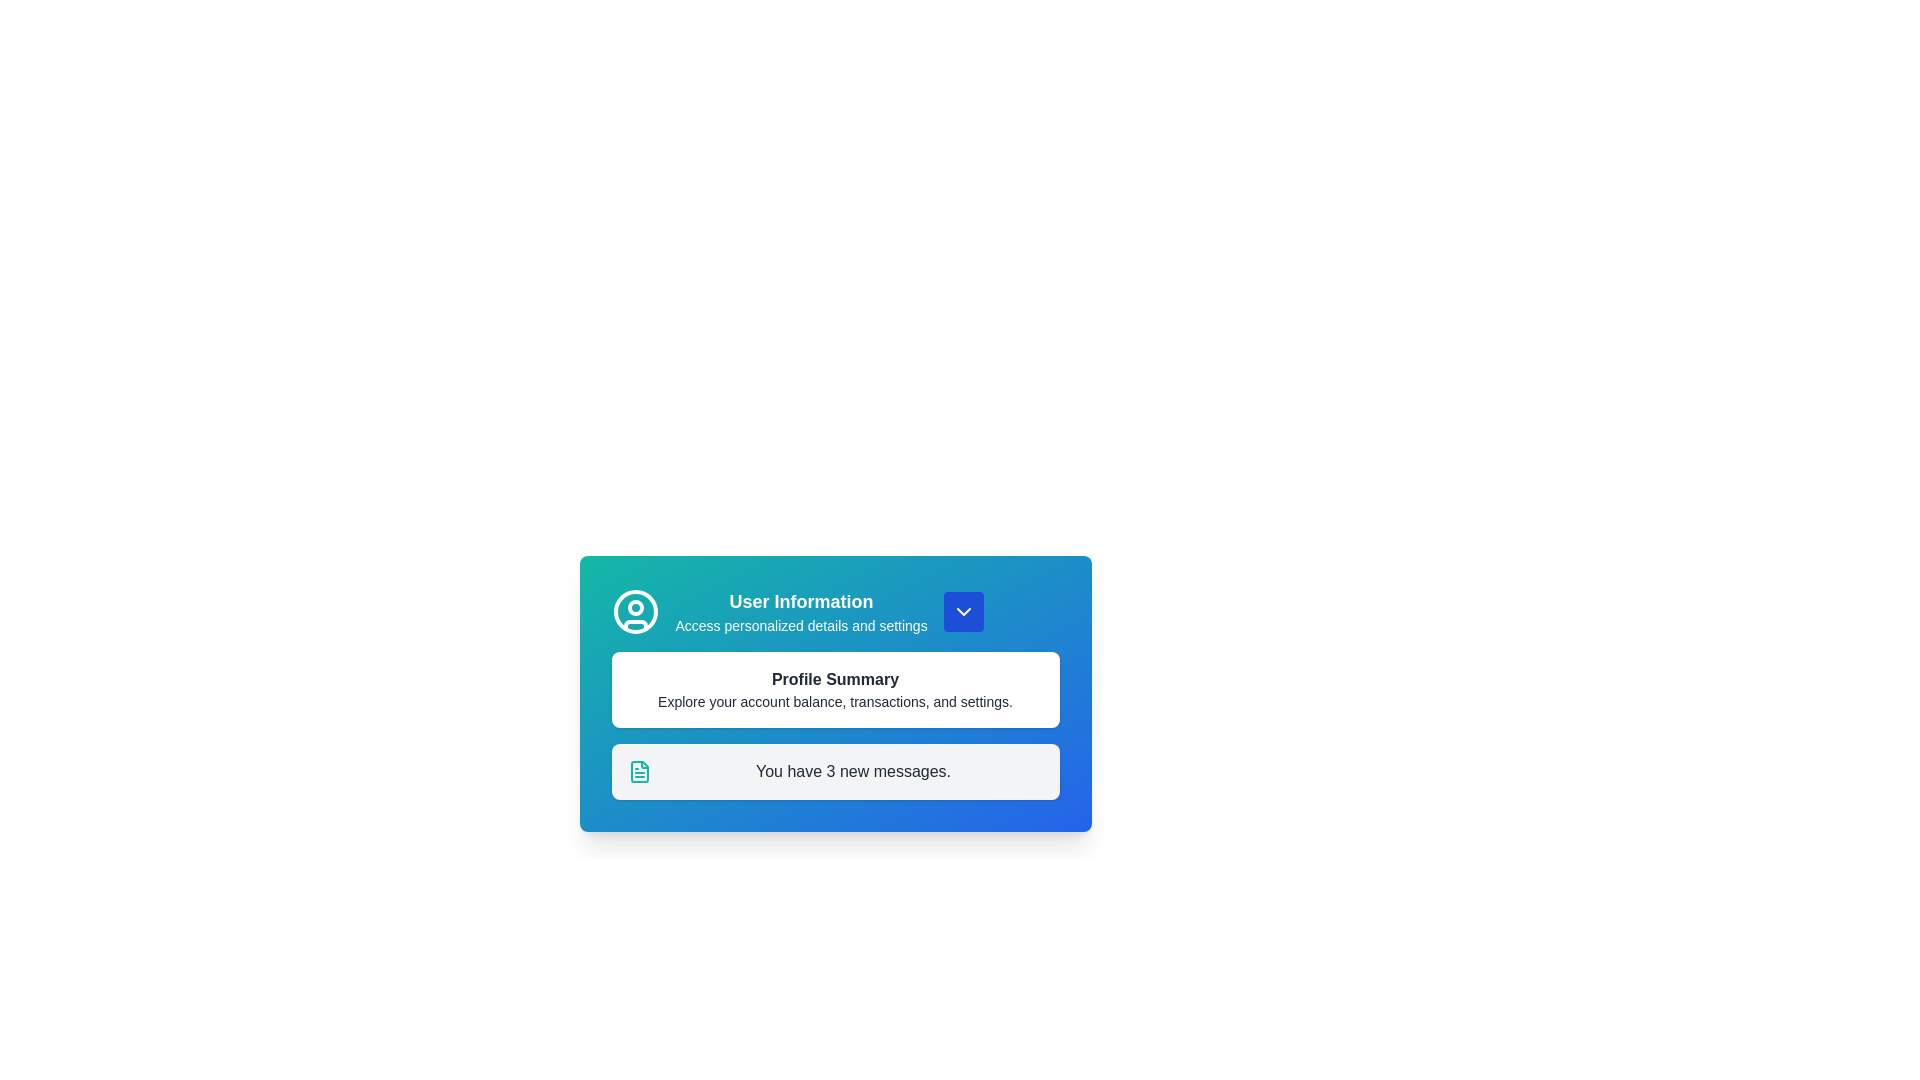  What do you see at coordinates (638, 770) in the screenshot?
I see `the teal document icon that is located at the leftmost part of the text line reading 'You have 3 new messages.'` at bounding box center [638, 770].